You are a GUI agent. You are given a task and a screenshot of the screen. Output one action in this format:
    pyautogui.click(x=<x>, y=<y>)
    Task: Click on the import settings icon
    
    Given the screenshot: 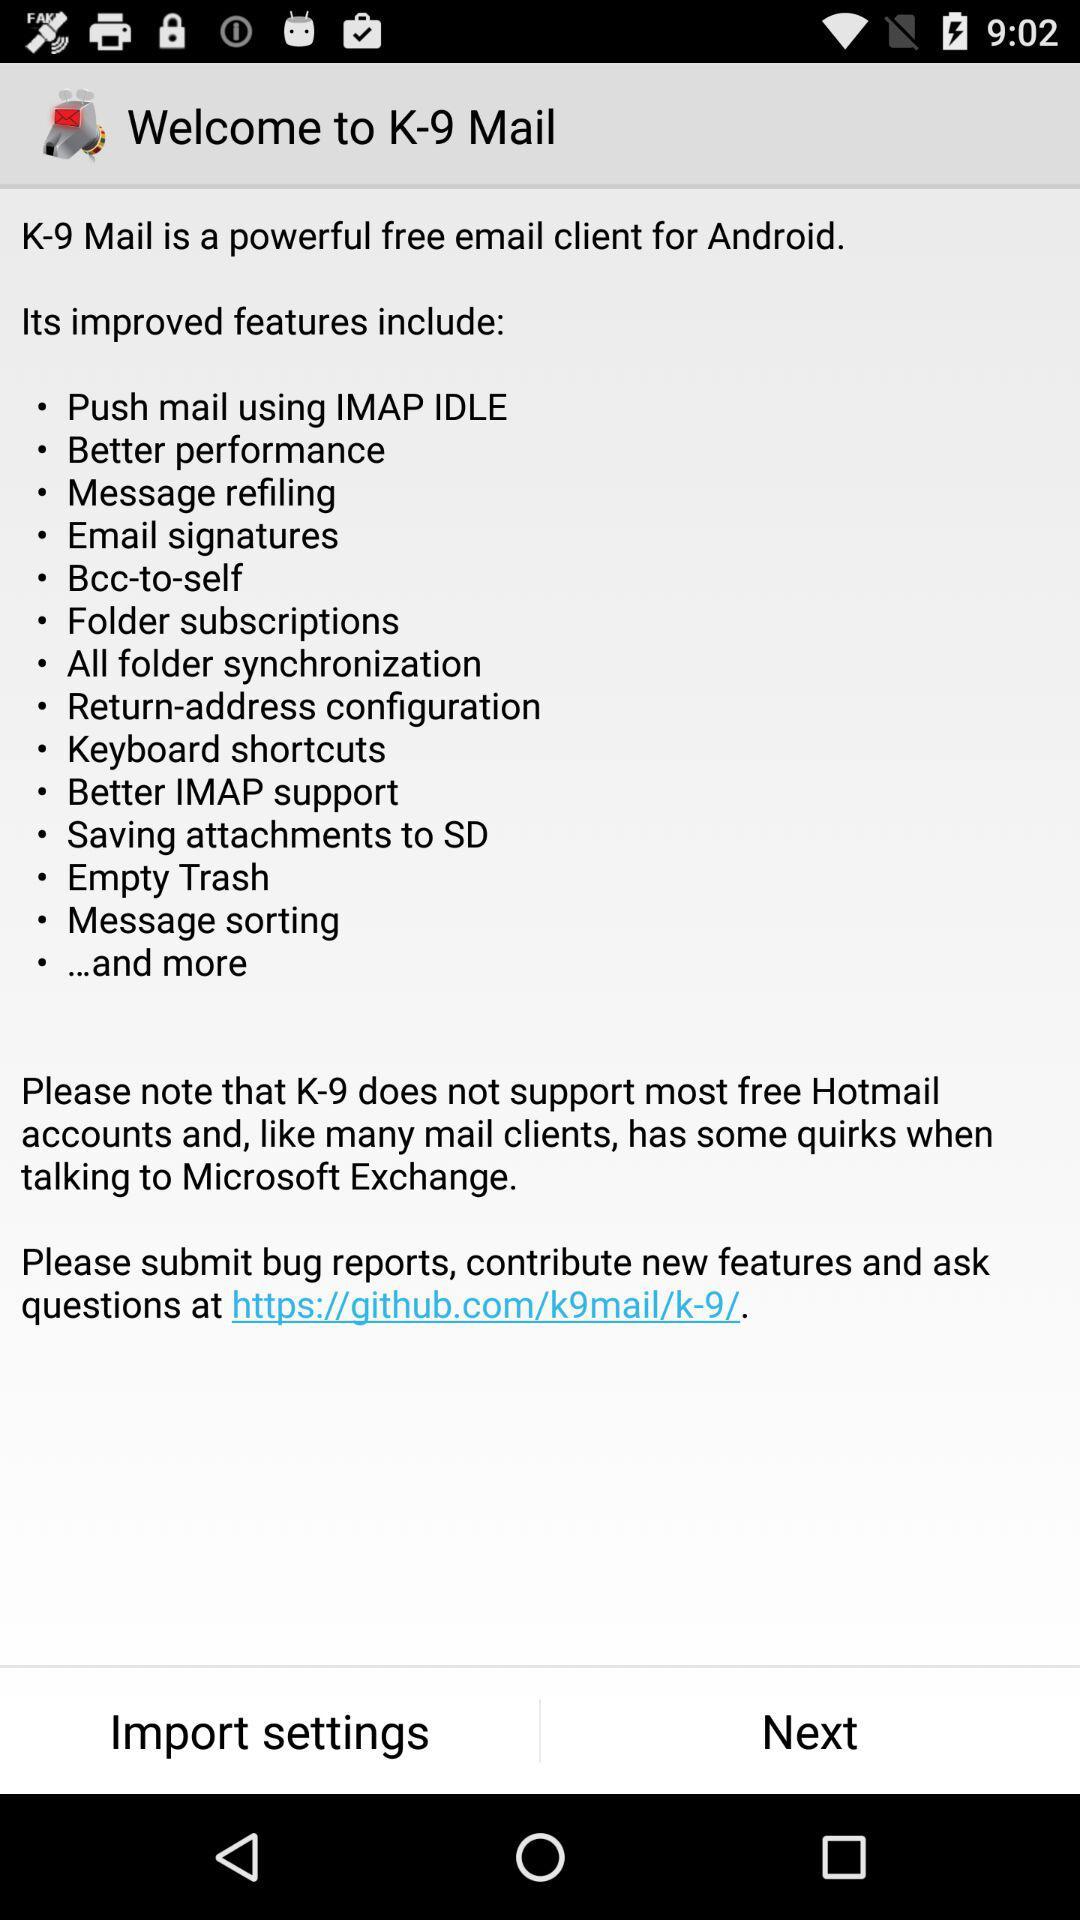 What is the action you would take?
    pyautogui.click(x=268, y=1730)
    